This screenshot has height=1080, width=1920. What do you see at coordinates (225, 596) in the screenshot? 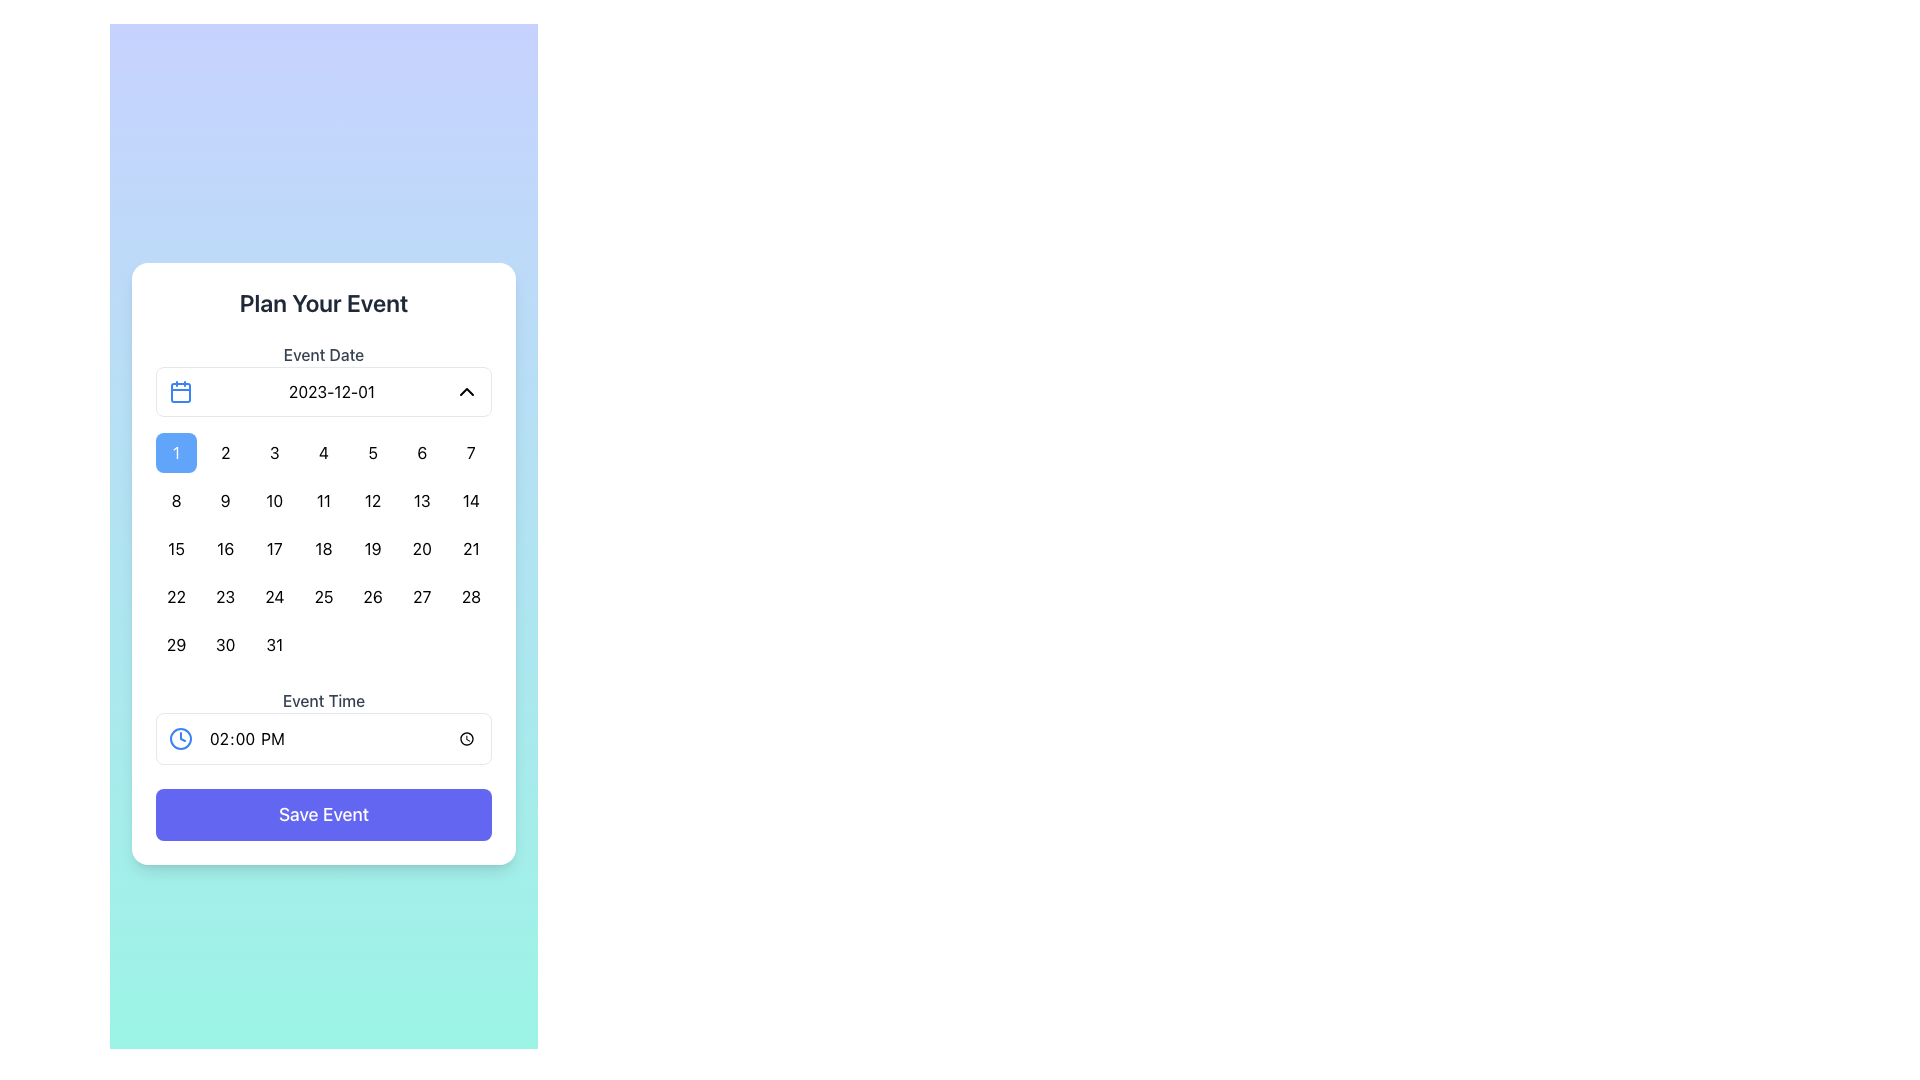
I see `the selectable day button representing the 23rd day in the date picker interface` at bounding box center [225, 596].